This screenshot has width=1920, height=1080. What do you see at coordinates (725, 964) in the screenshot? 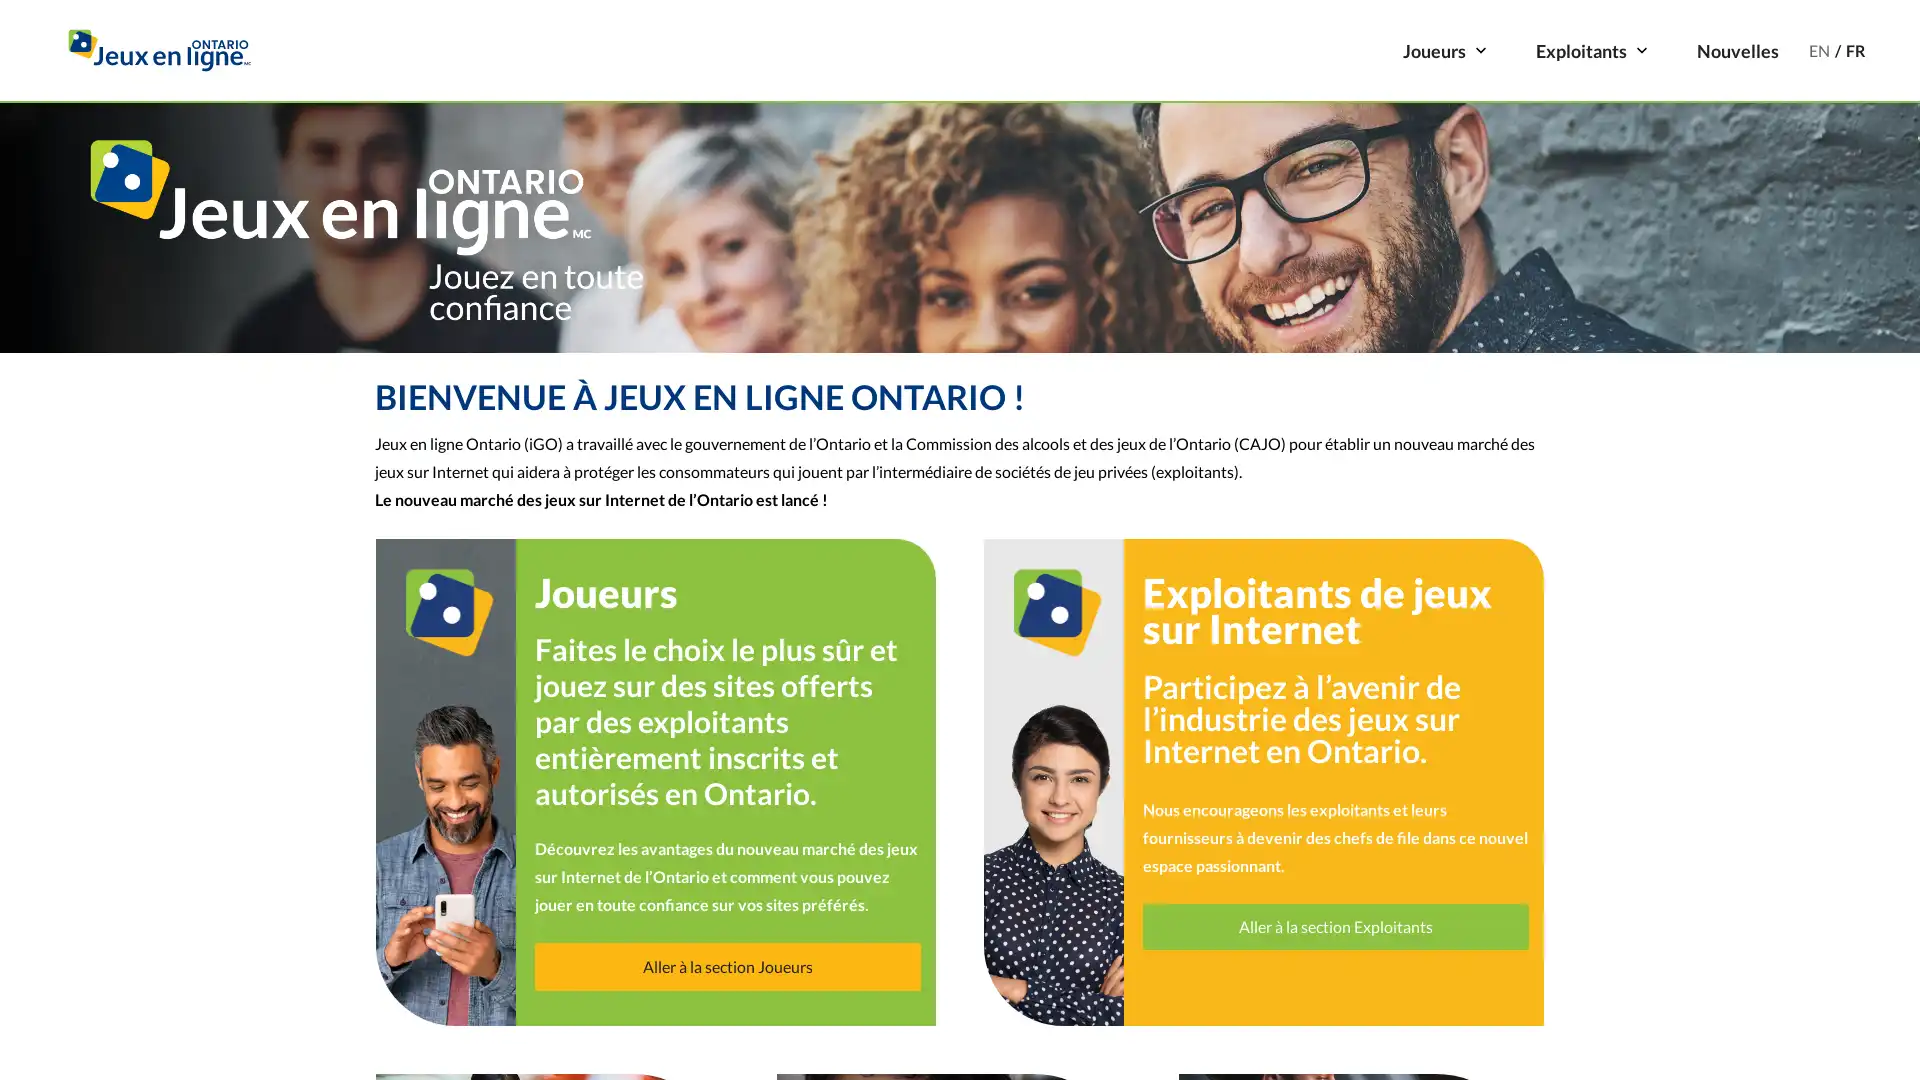
I see `Aller a la section Joueurs` at bounding box center [725, 964].